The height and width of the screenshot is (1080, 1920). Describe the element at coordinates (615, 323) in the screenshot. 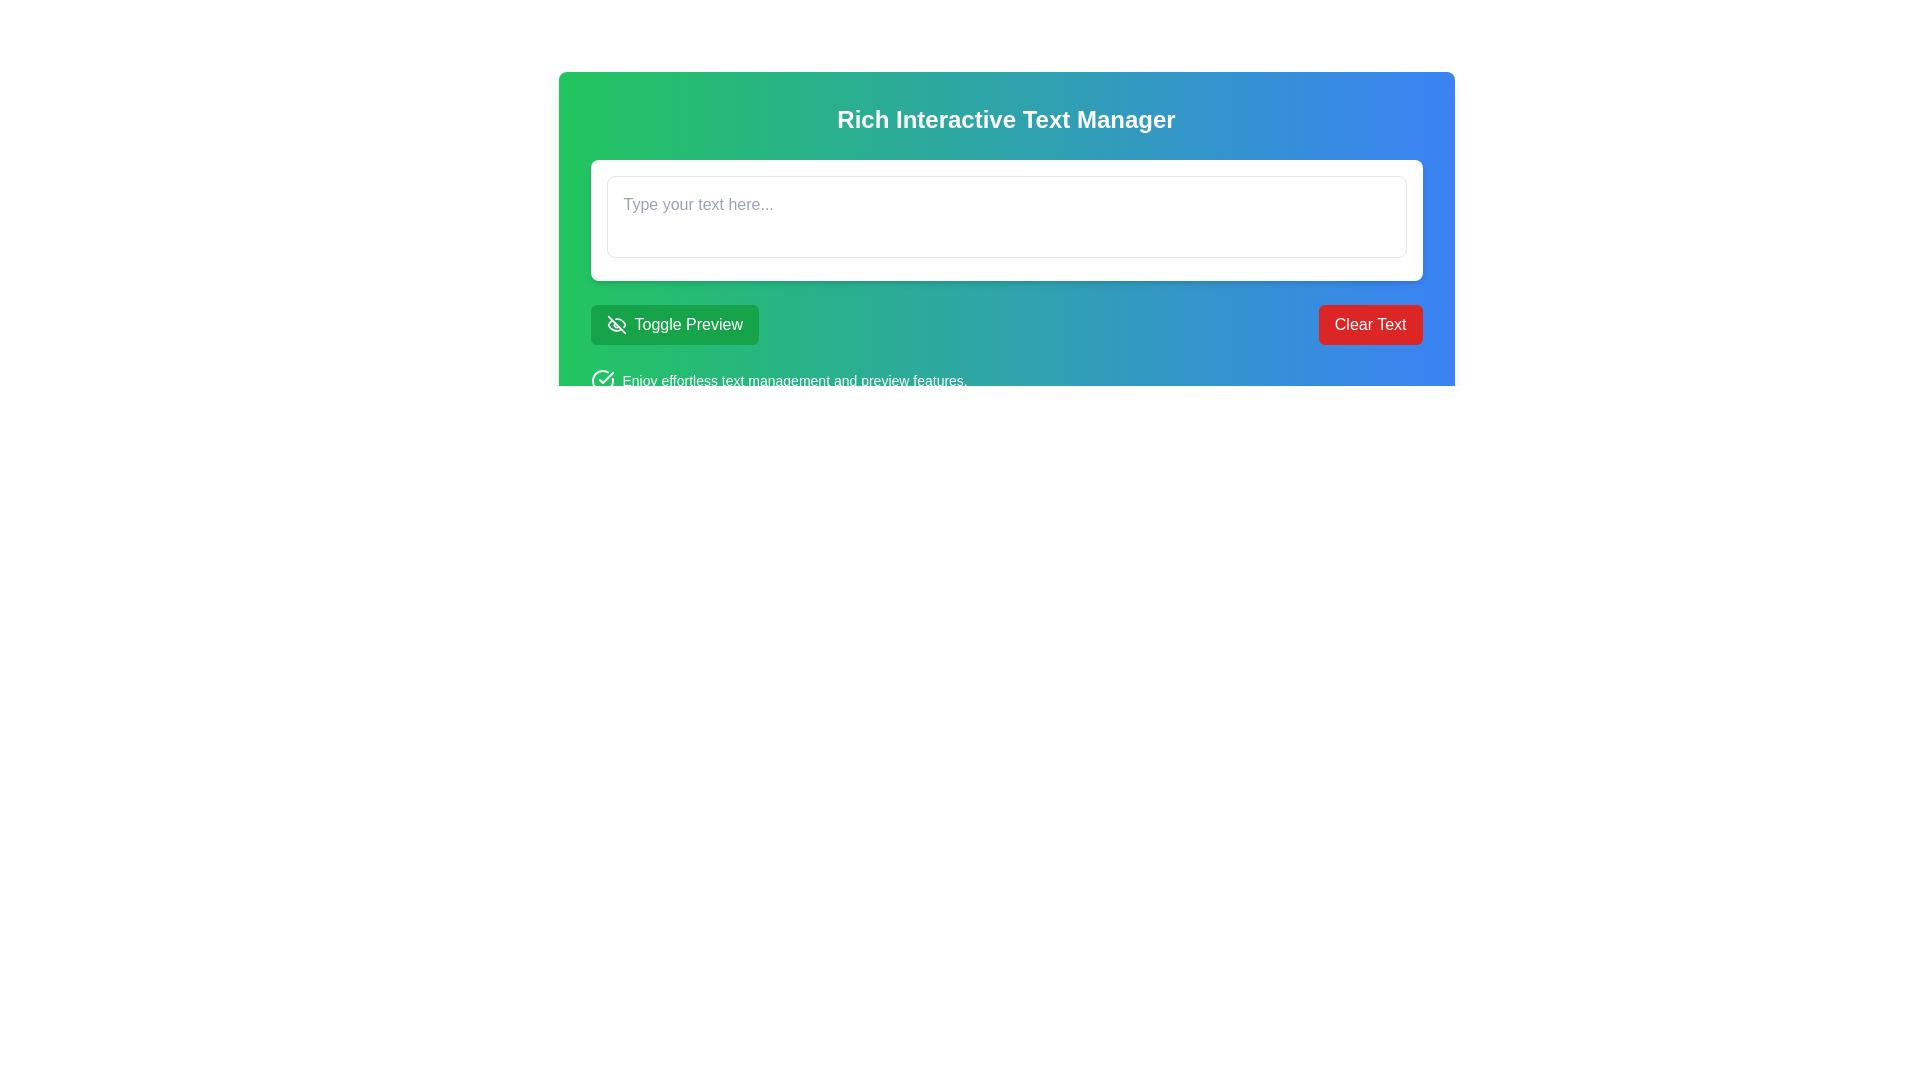

I see `the 'eye-slash' icon on the left side of the 'Toggle Preview' button, which indicates a hidden-eye state` at that location.